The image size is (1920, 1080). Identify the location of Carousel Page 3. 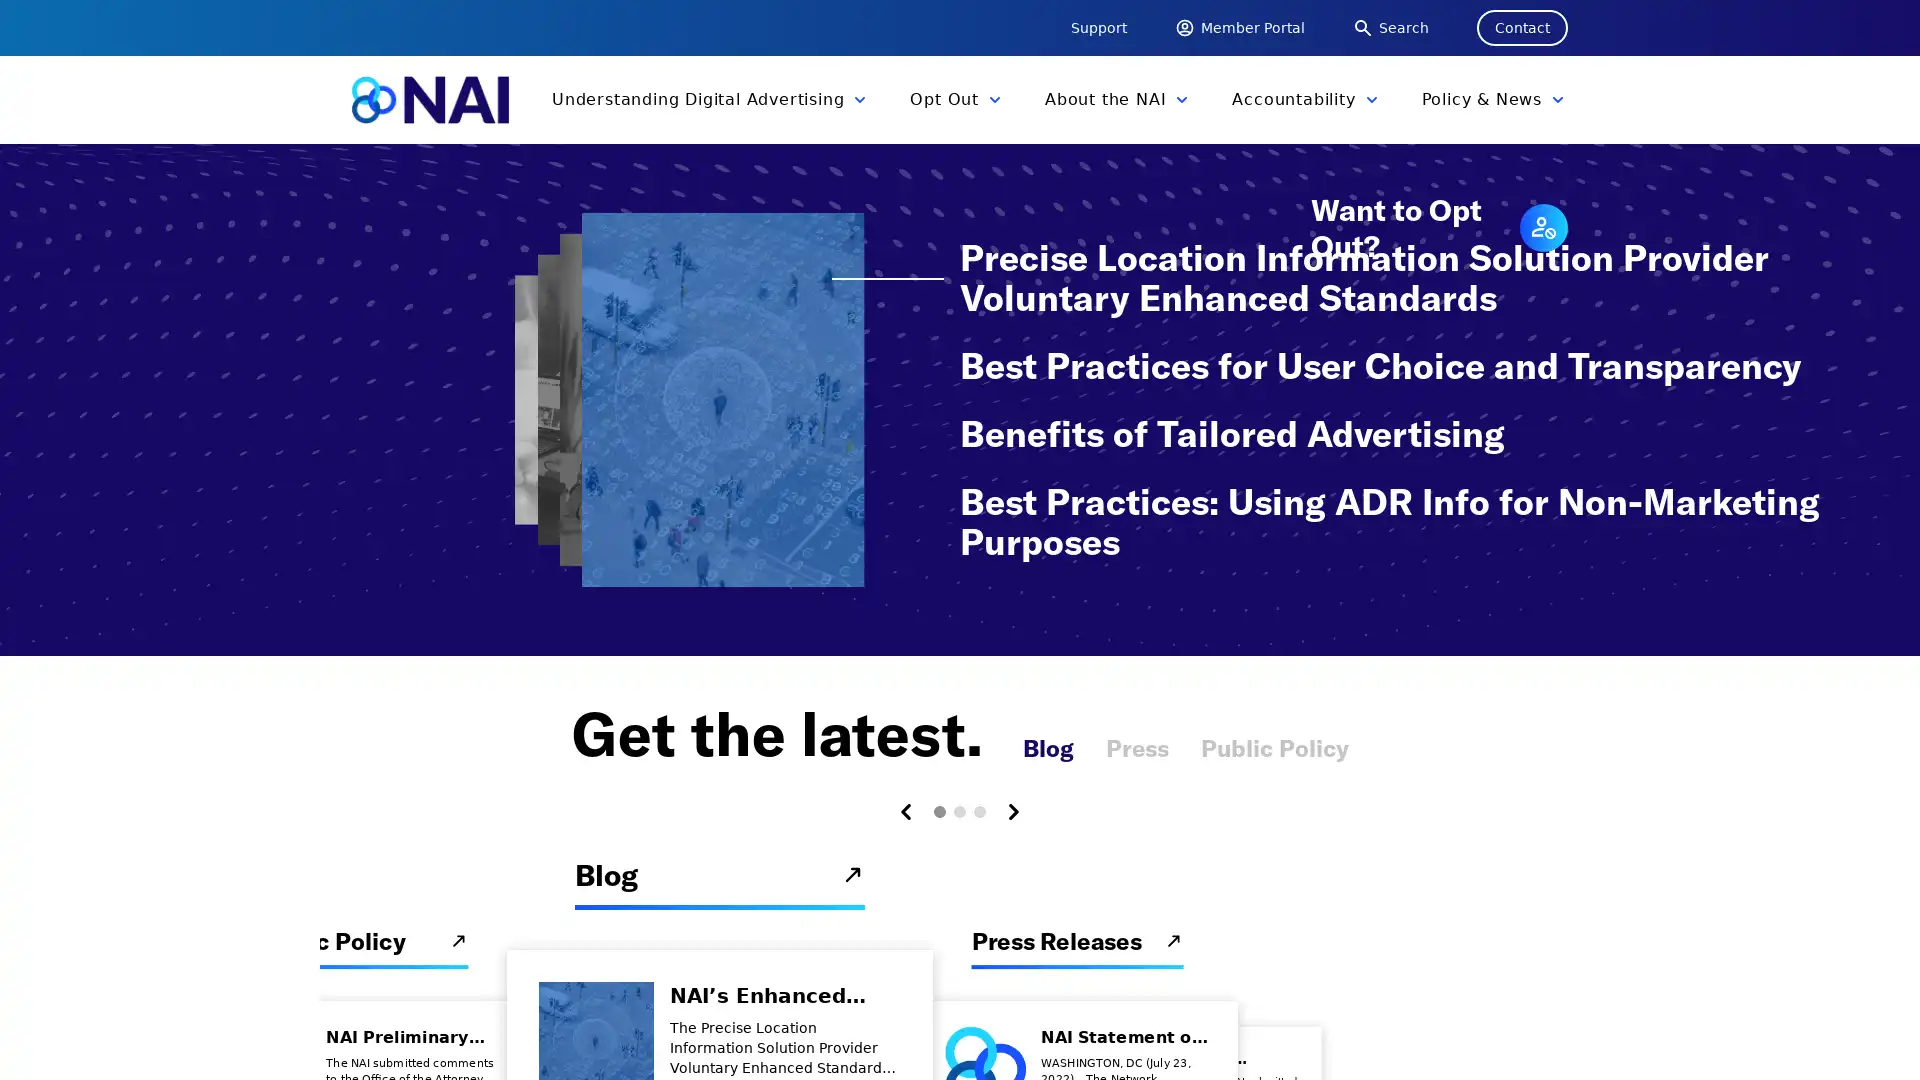
(979, 812).